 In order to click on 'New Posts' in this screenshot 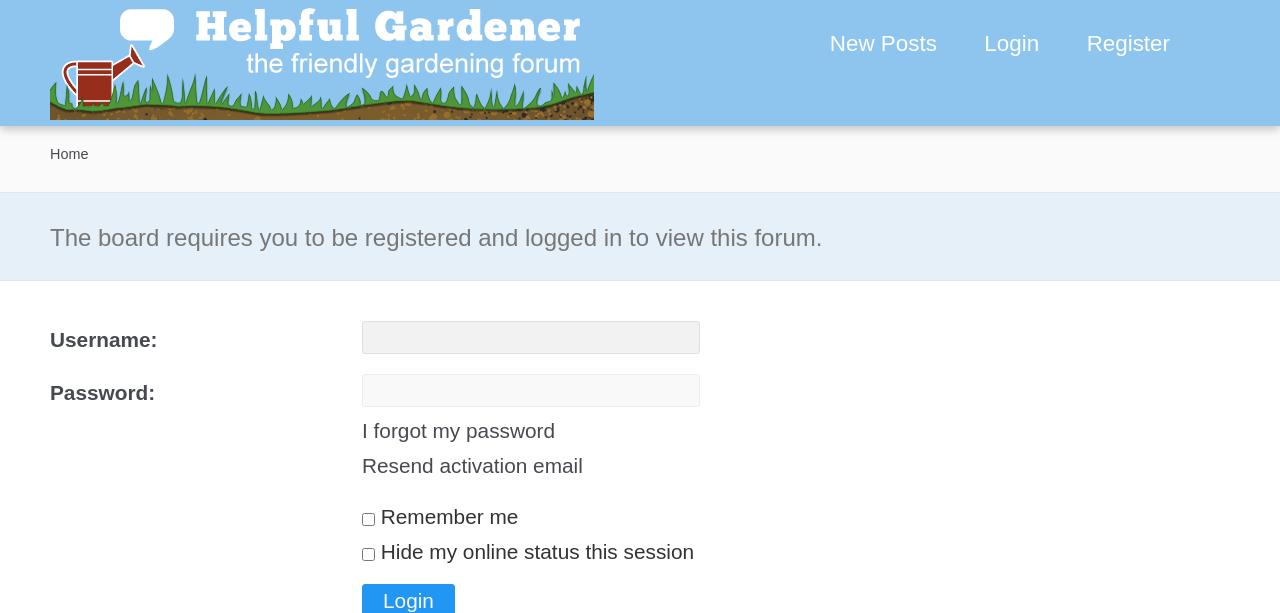, I will do `click(881, 43)`.